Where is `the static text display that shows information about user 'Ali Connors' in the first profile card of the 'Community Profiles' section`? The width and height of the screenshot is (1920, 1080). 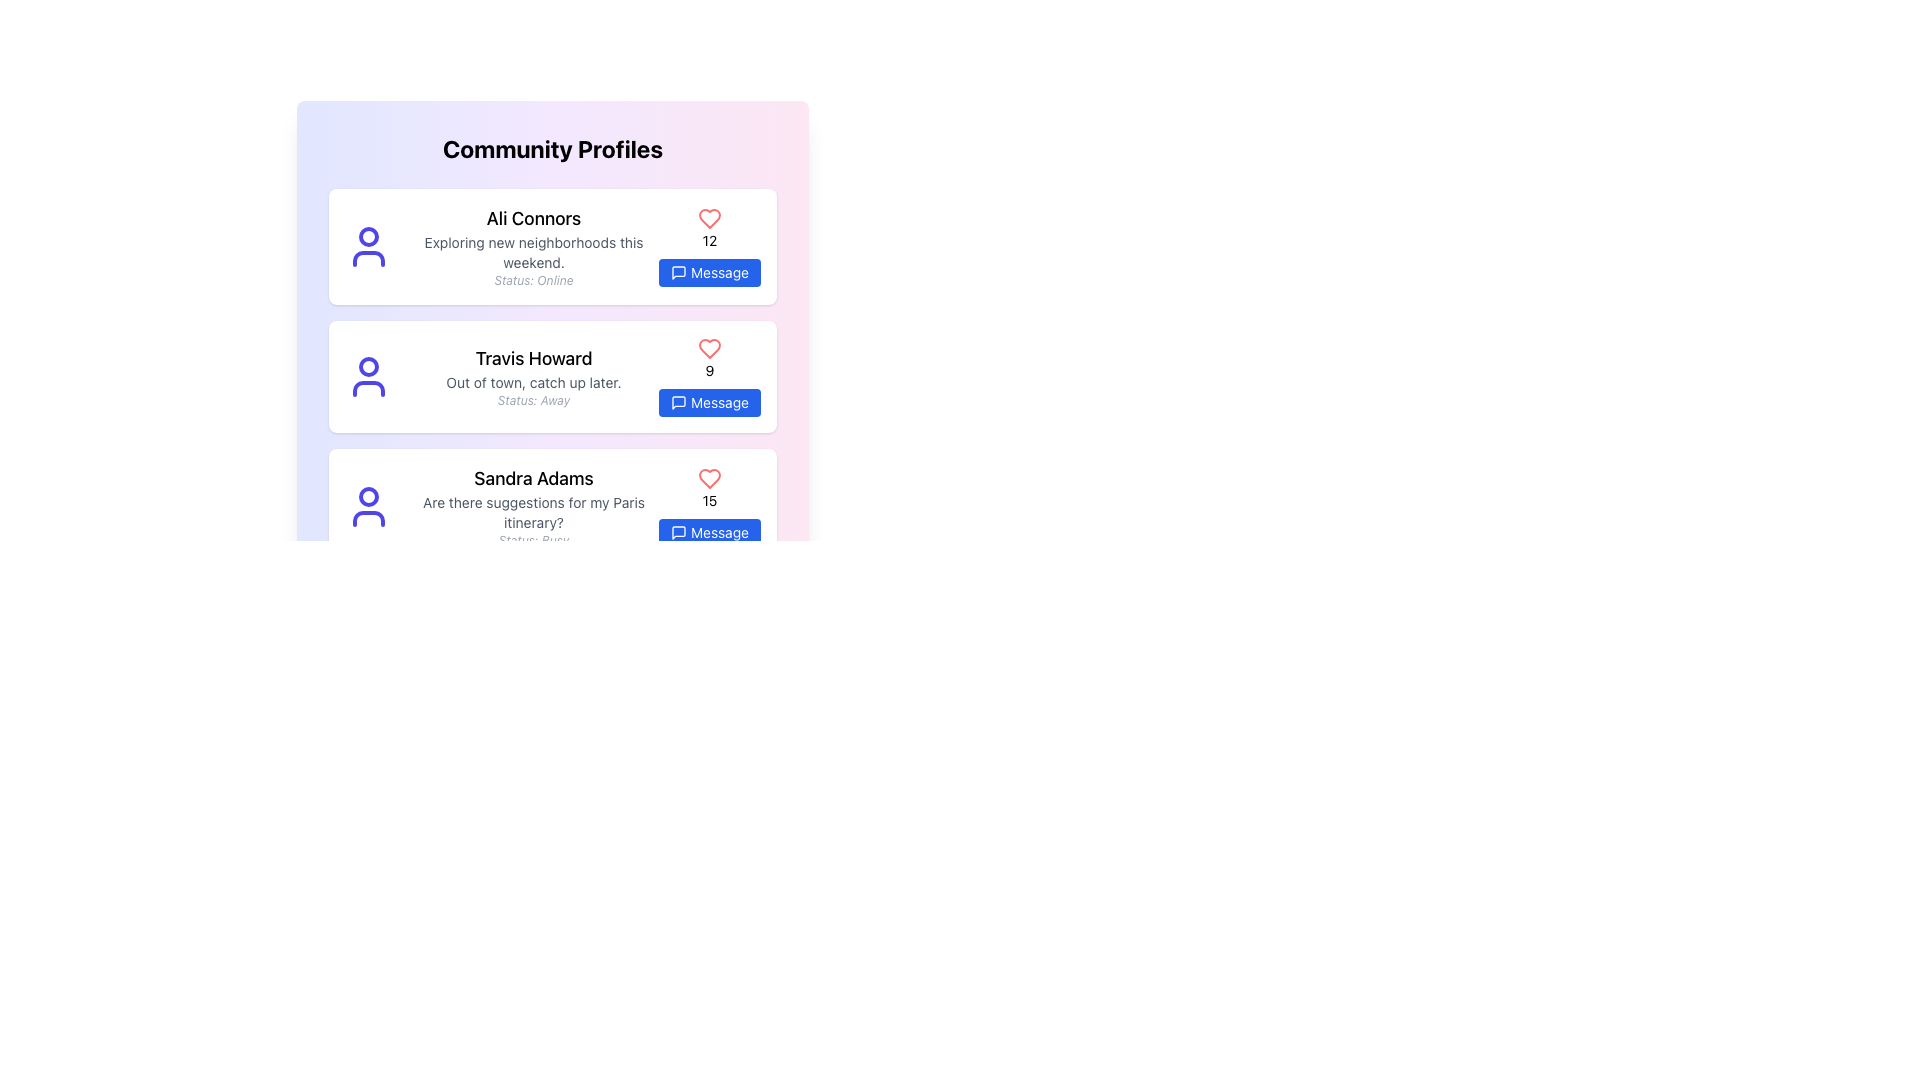
the static text display that shows information about user 'Ali Connors' in the first profile card of the 'Community Profiles' section is located at coordinates (533, 245).